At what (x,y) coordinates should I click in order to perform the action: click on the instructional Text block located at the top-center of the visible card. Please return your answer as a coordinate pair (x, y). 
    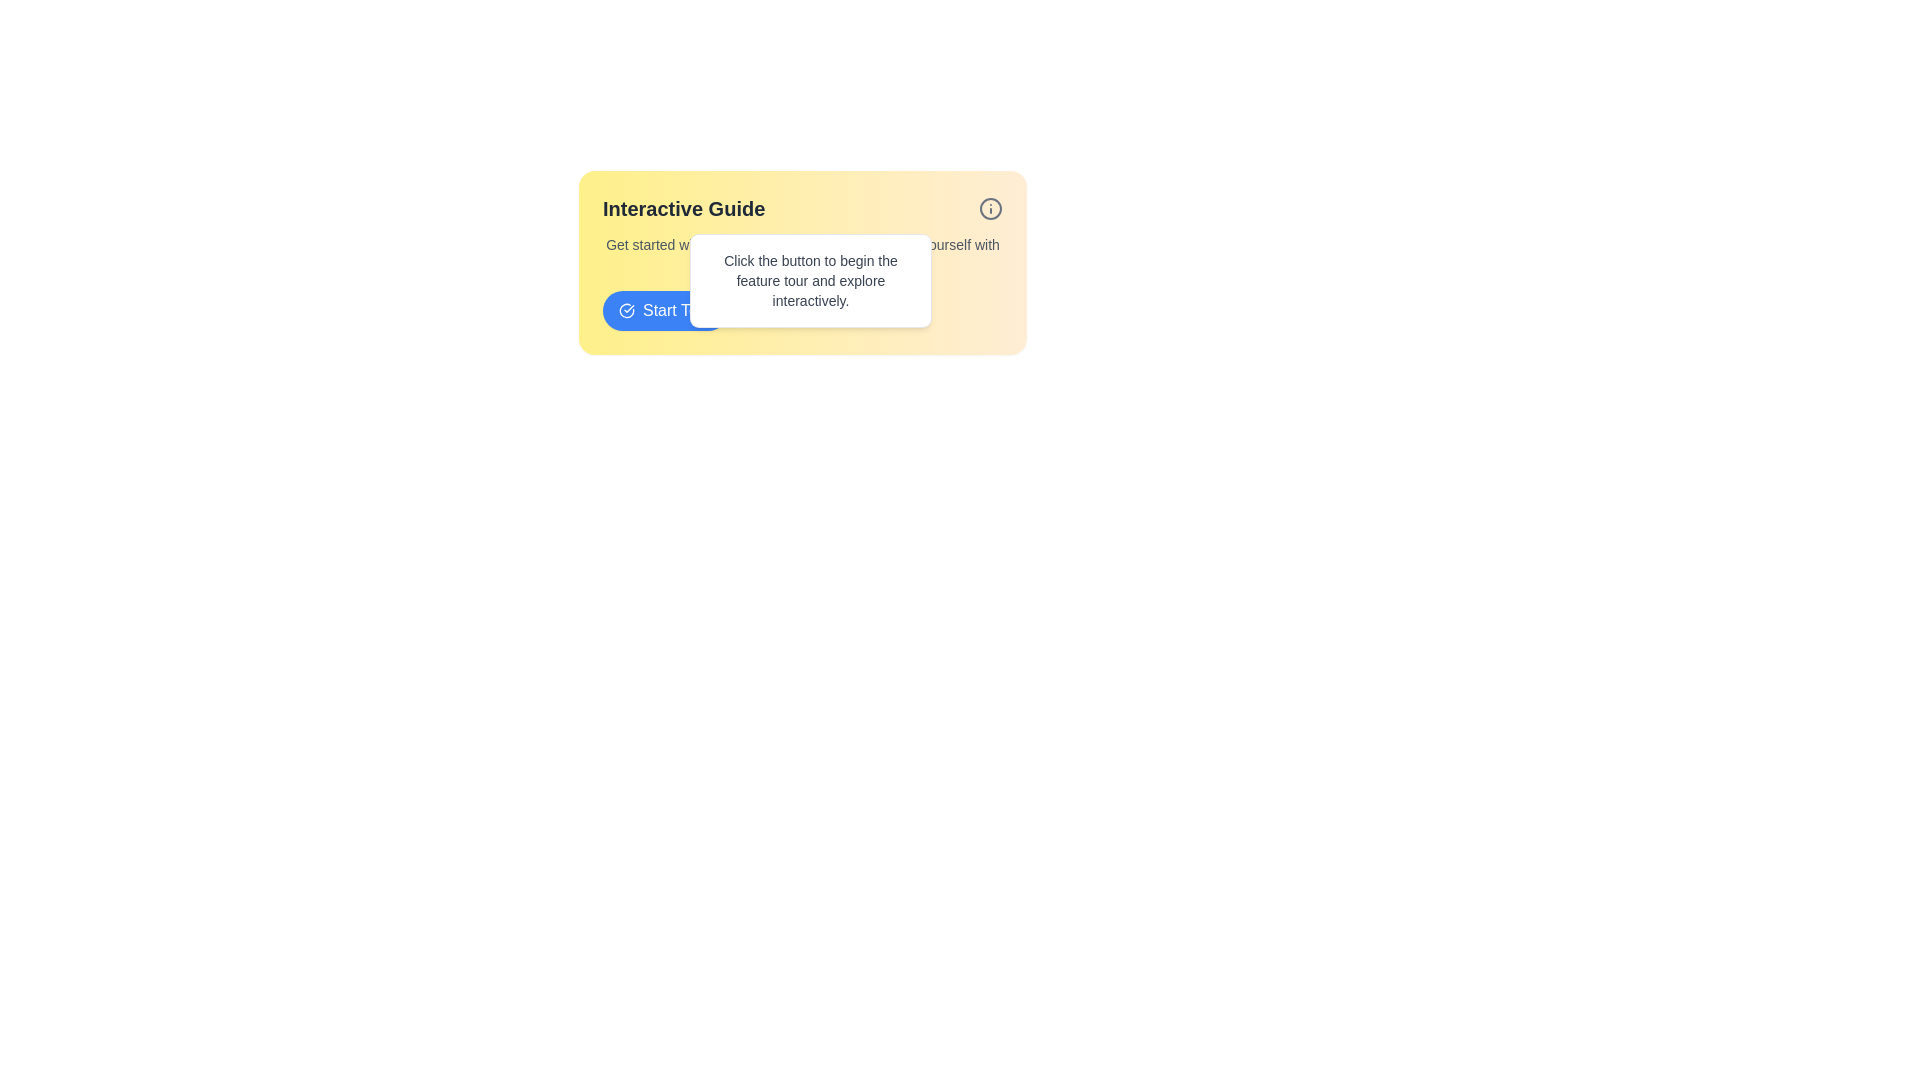
    Looking at the image, I should click on (802, 253).